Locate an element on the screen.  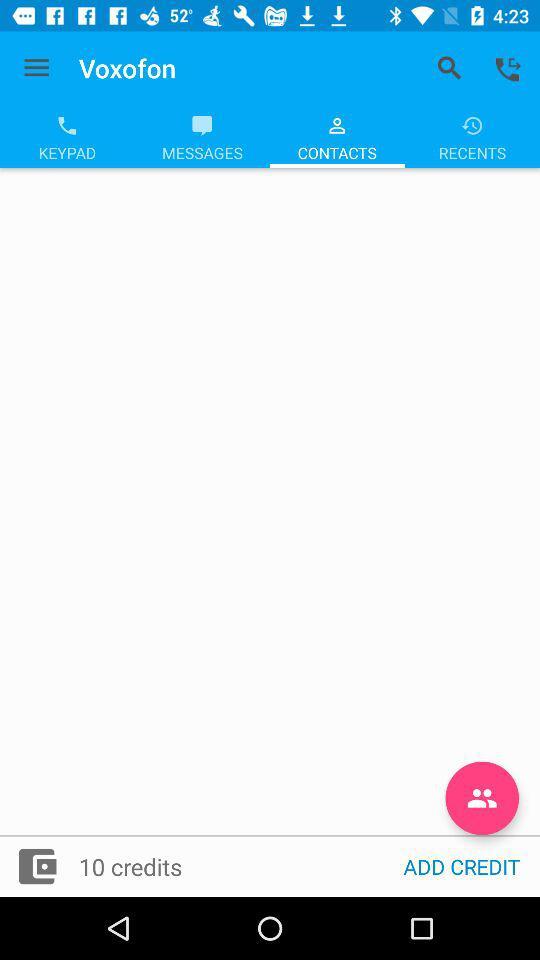
icon next to voxofon item is located at coordinates (36, 68).